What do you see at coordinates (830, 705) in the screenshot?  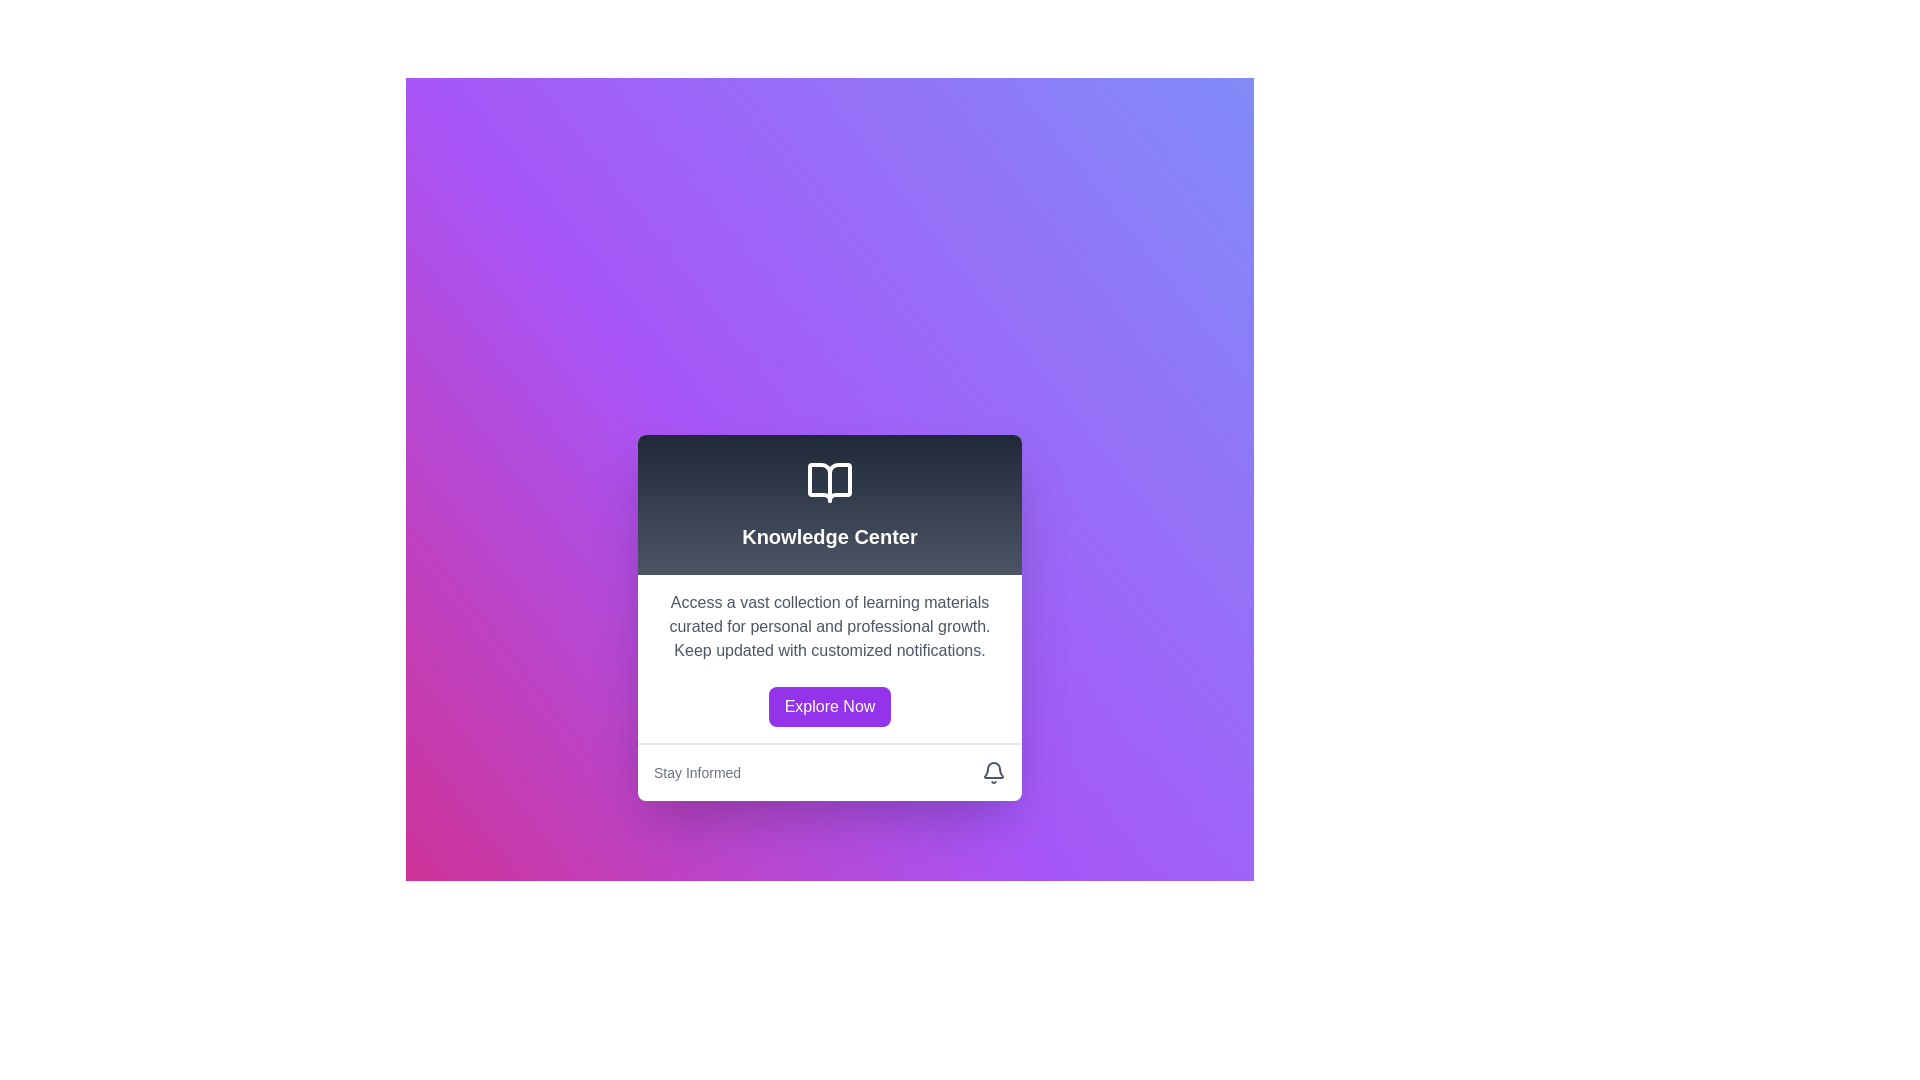 I see `the vibrant purple button labeled 'Explore Now'` at bounding box center [830, 705].